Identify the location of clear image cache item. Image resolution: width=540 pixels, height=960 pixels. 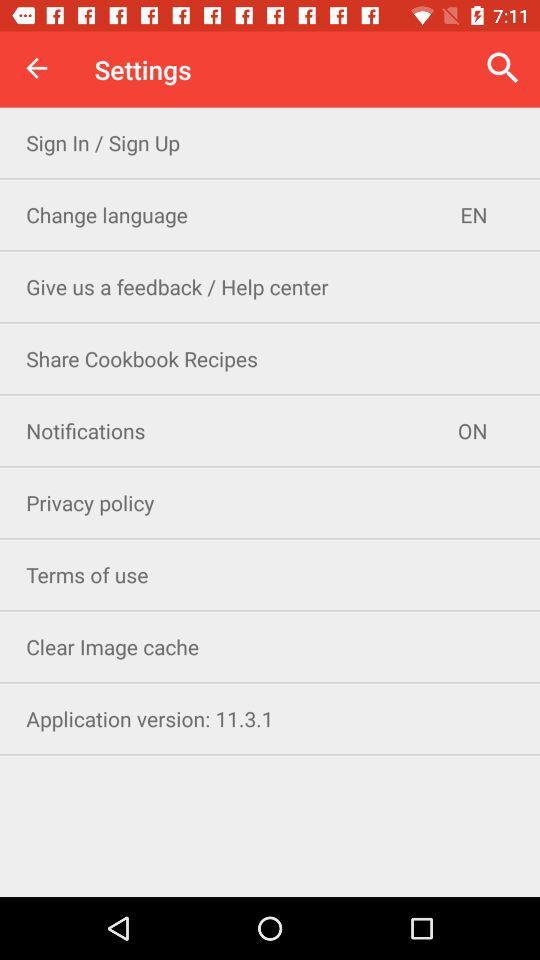
(270, 645).